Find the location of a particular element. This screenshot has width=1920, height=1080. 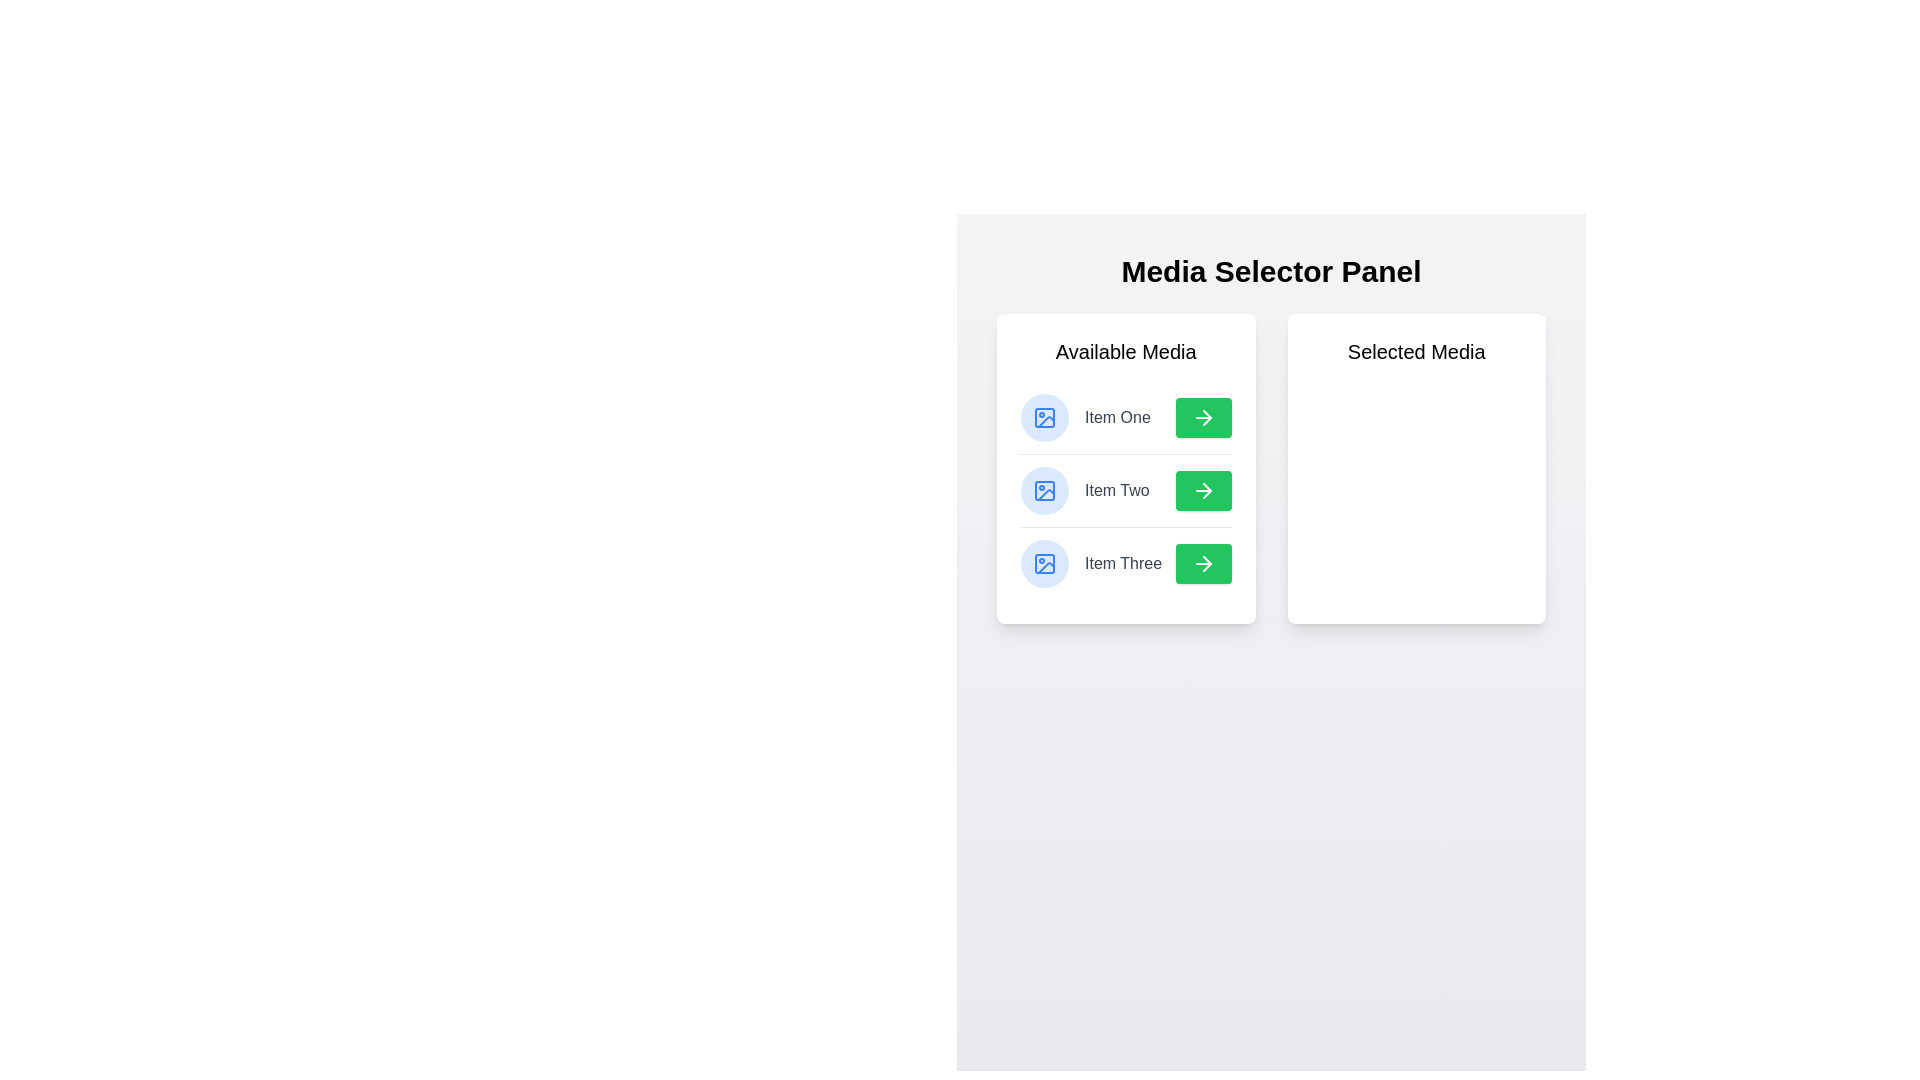

text content of the gray text label labeled 'Item One' located in the 'Available Media' section, positioned to the left of the green action button and right of a circular blue icon is located at coordinates (1116, 416).